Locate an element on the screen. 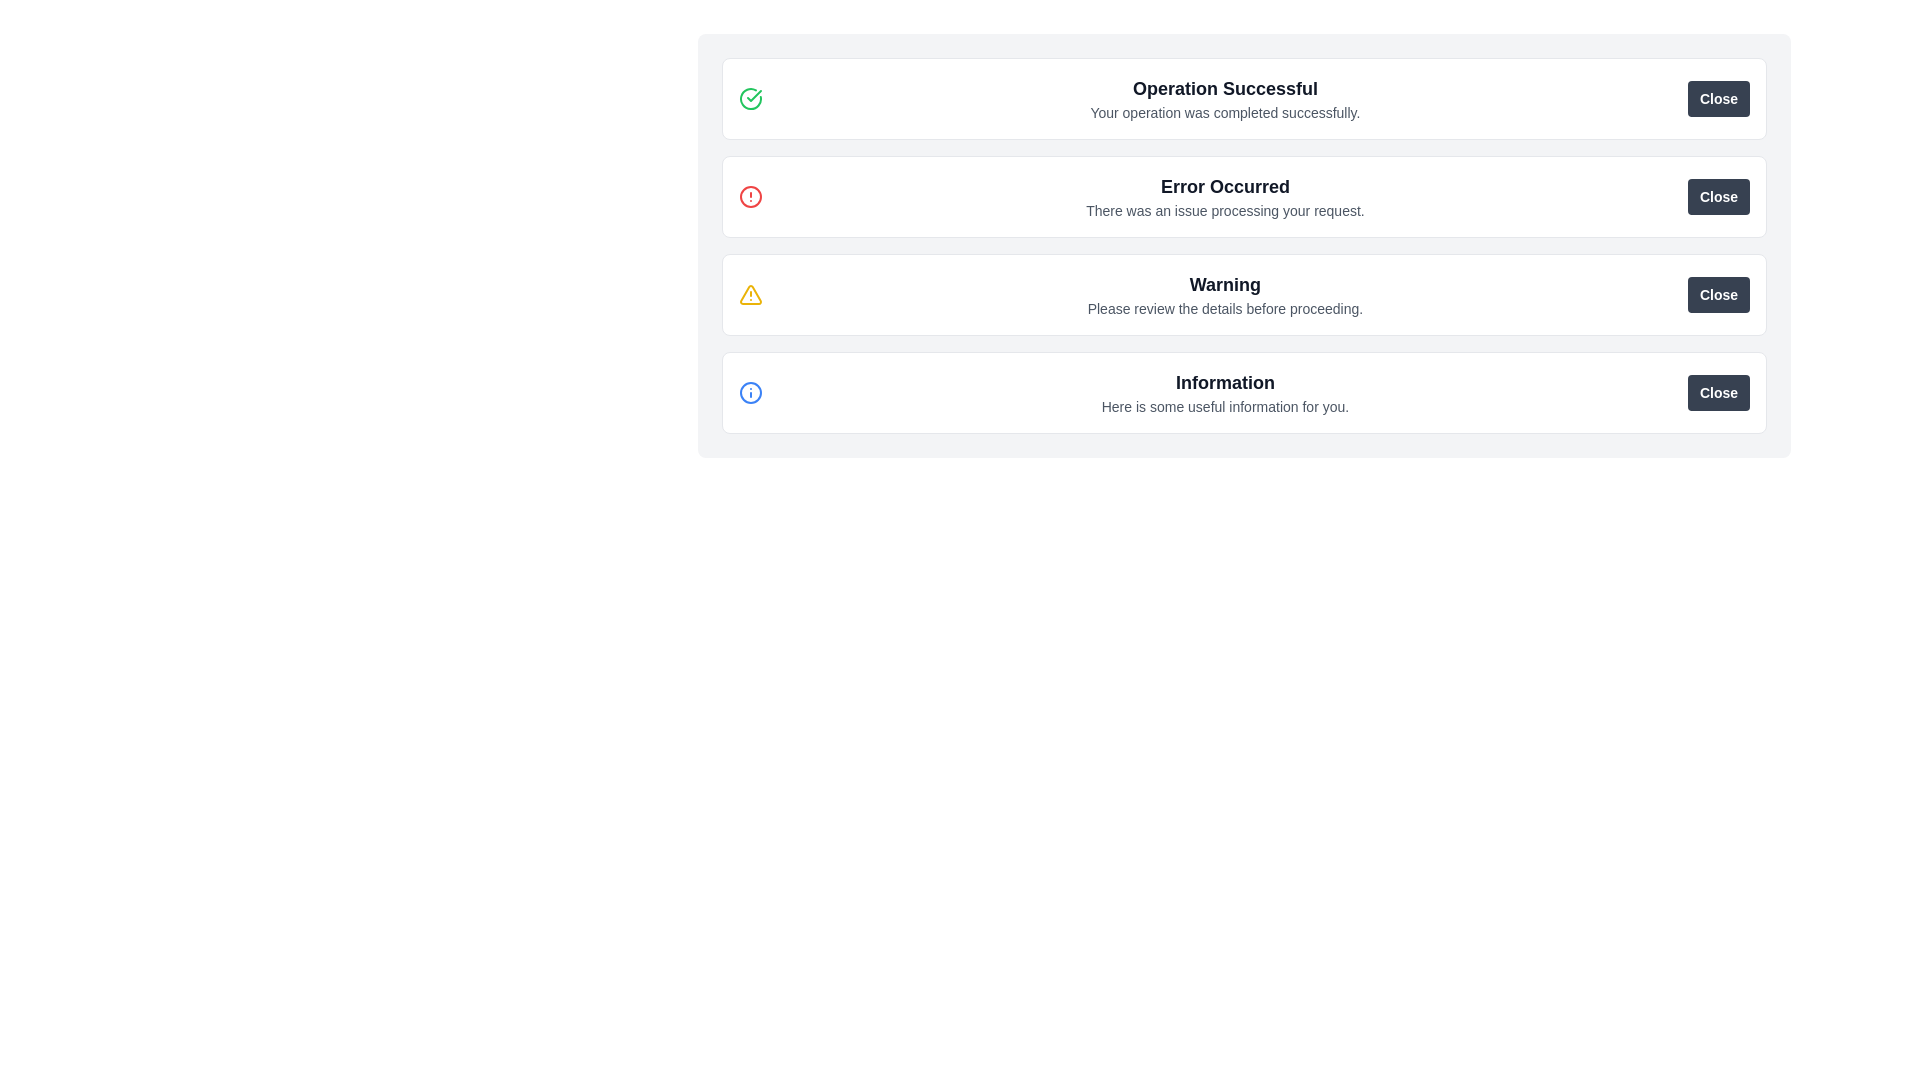 Image resolution: width=1920 pixels, height=1080 pixels. informational text label that provides additional explanation for the 'Warning' notification, located directly below the 'Warning' text in the third notification message is located at coordinates (1224, 308).